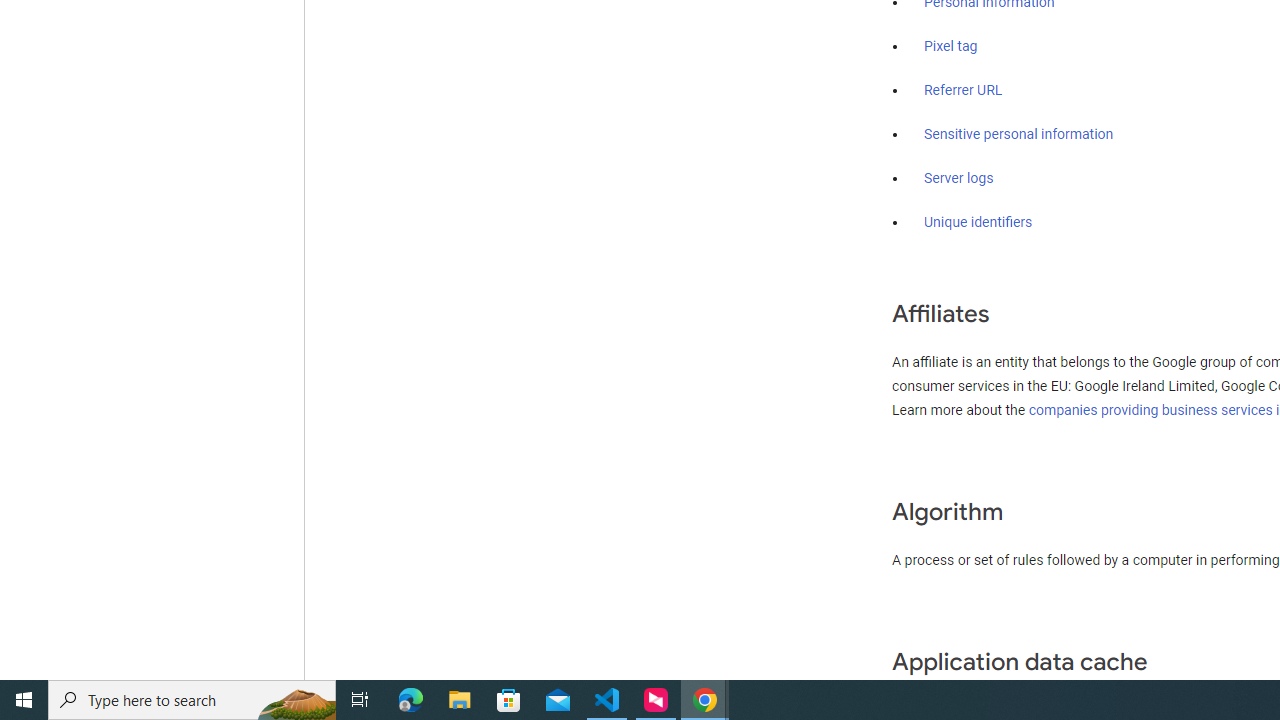 The height and width of the screenshot is (720, 1280). Describe the element at coordinates (1018, 135) in the screenshot. I see `'Sensitive personal information'` at that location.